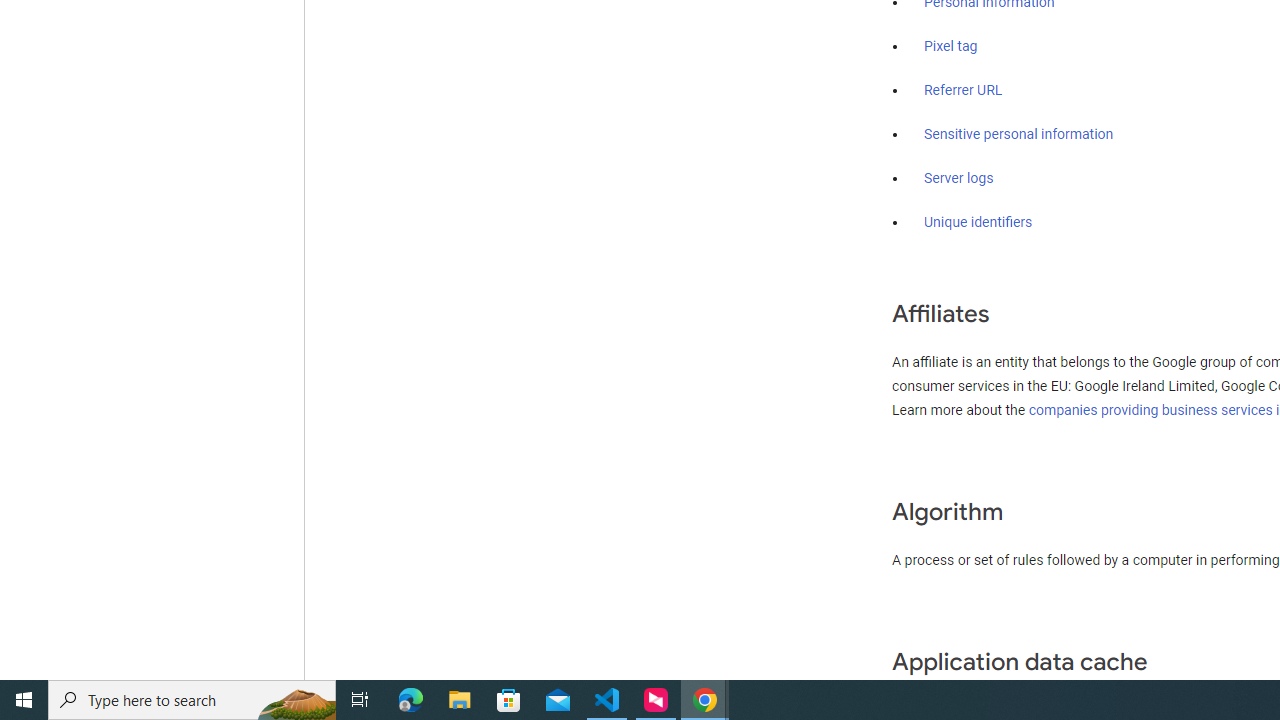 The height and width of the screenshot is (720, 1280). Describe the element at coordinates (1018, 135) in the screenshot. I see `'Sensitive personal information'` at that location.